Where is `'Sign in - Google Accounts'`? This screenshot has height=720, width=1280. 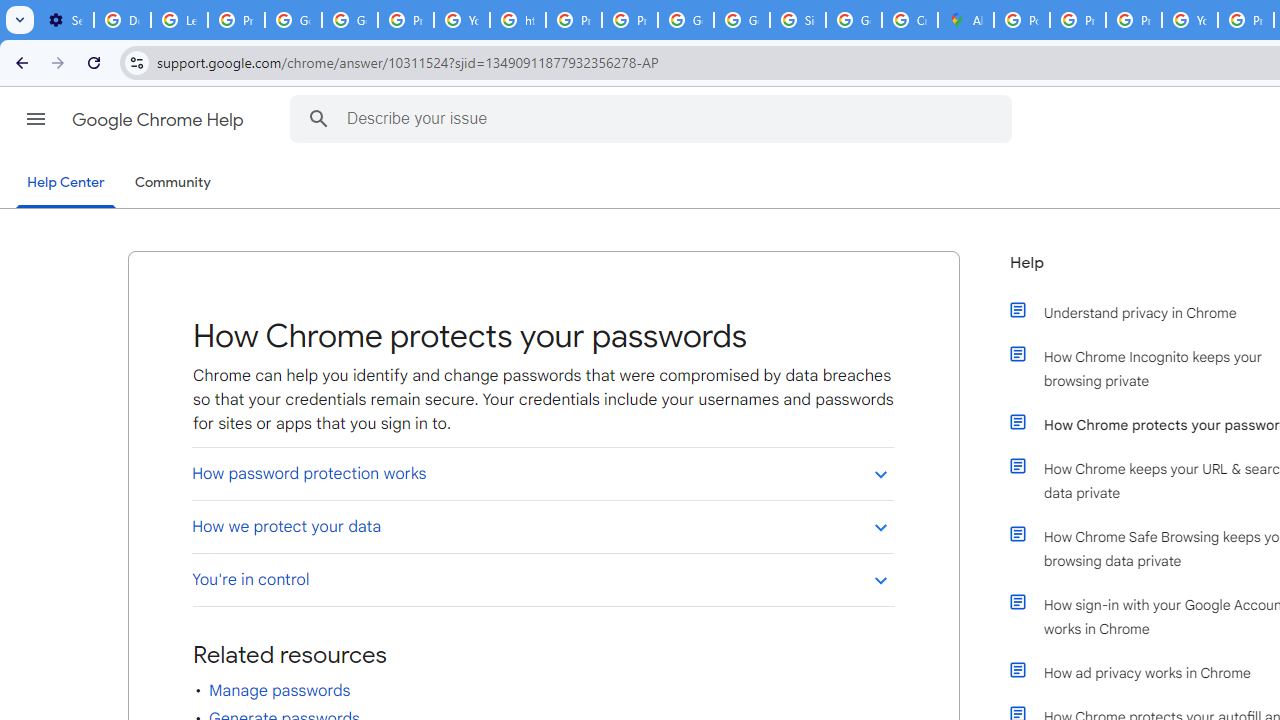 'Sign in - Google Accounts' is located at coordinates (797, 20).